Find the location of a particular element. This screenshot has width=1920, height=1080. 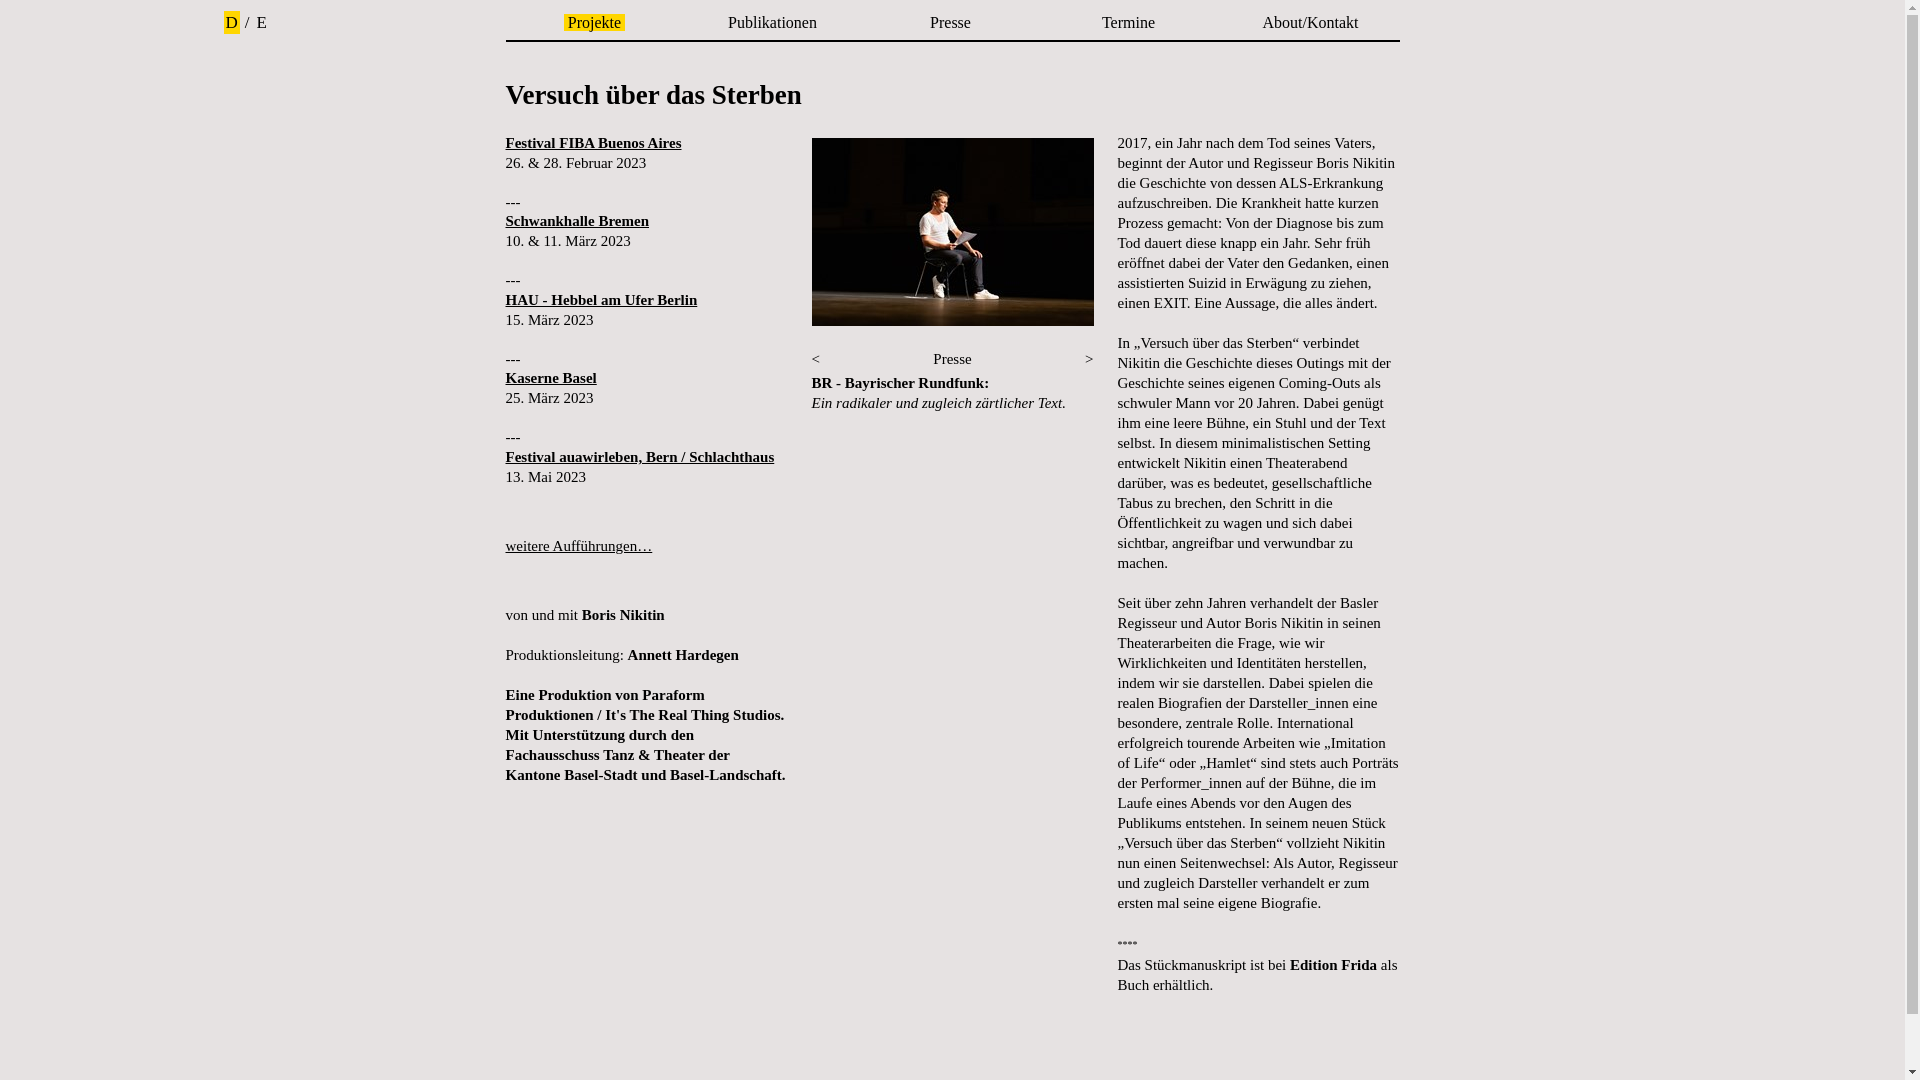

'D' is located at coordinates (231, 22).